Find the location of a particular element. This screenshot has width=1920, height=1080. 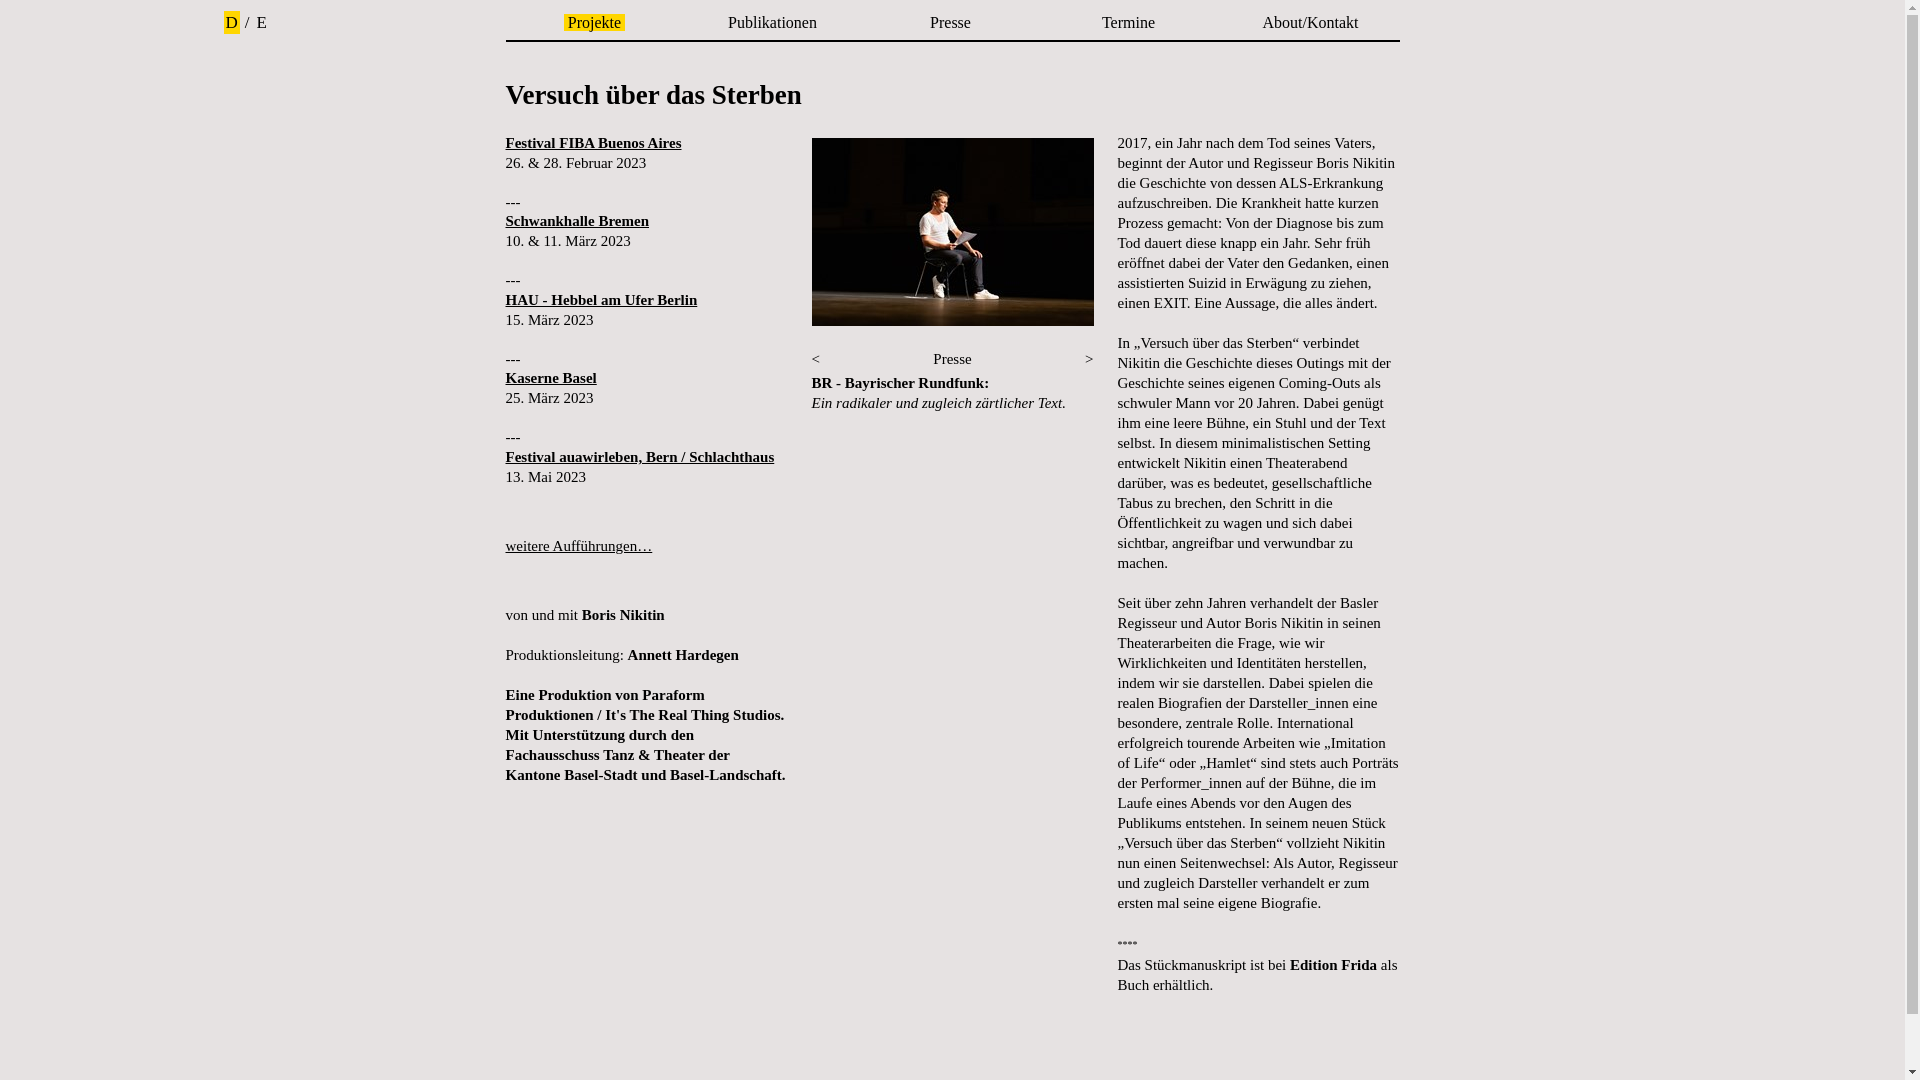

'D' is located at coordinates (231, 22).